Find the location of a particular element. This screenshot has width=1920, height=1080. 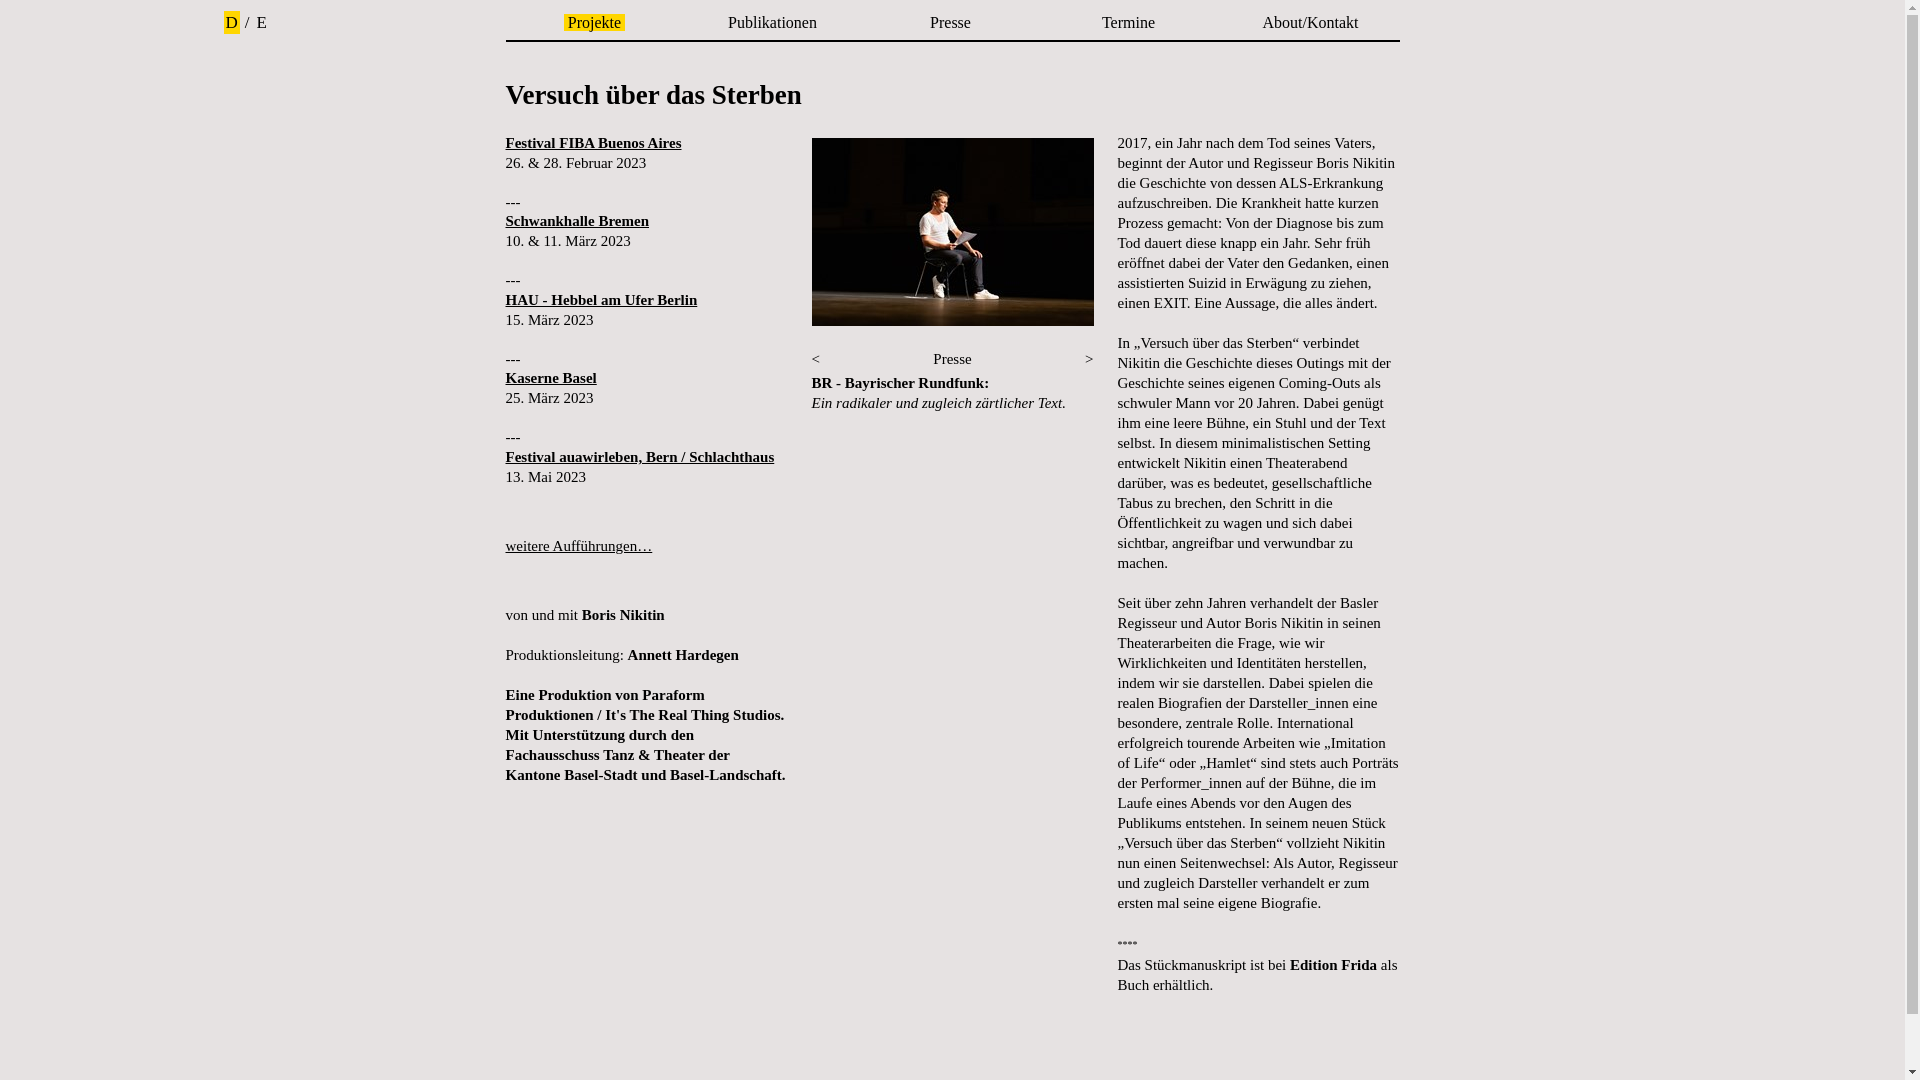

'D' is located at coordinates (231, 22).